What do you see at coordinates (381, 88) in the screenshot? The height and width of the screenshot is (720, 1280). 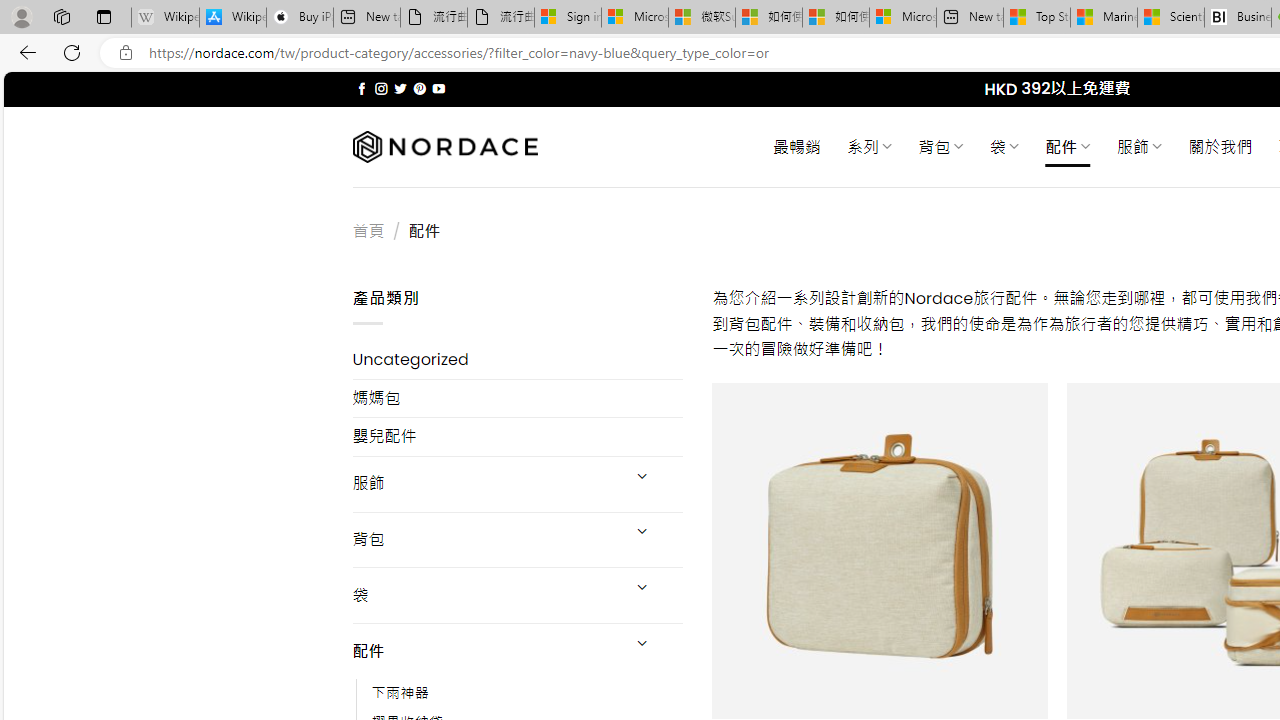 I see `'Follow on Instagram'` at bounding box center [381, 88].